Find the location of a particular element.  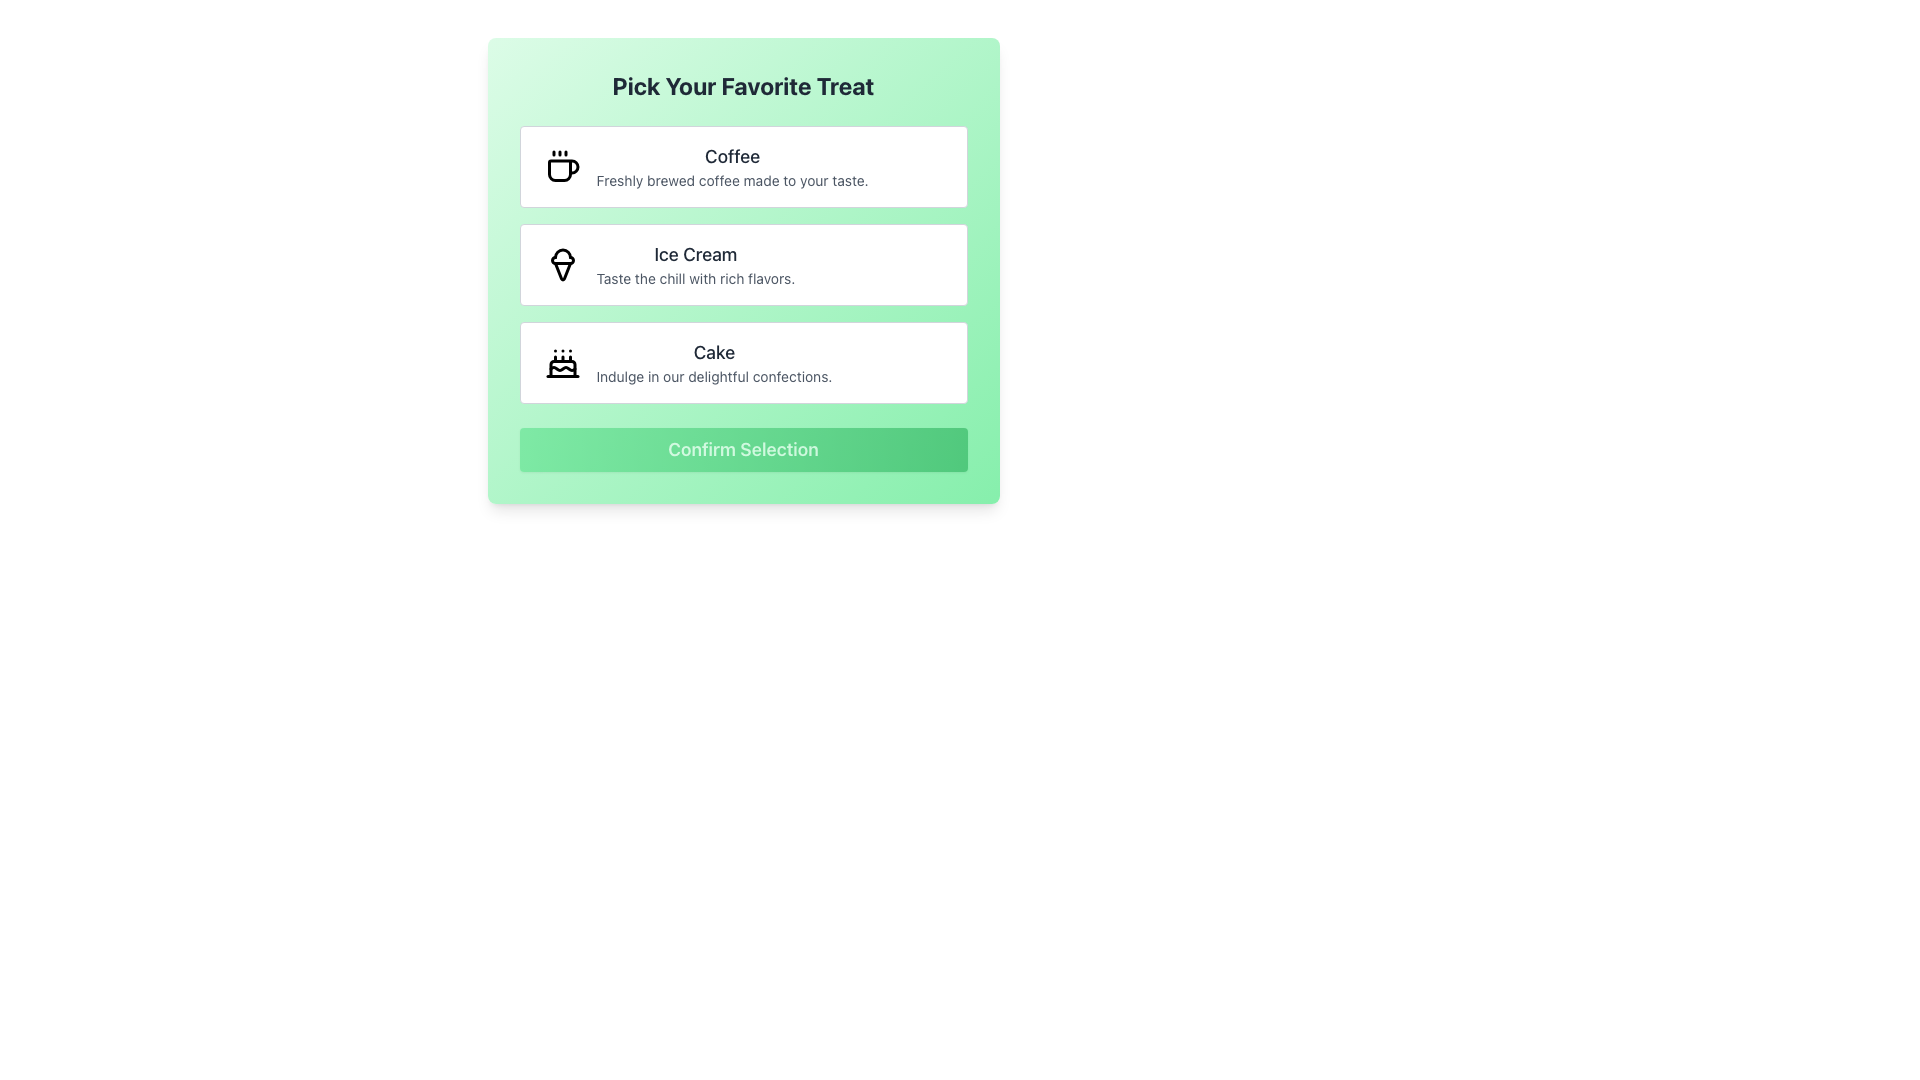

the 'Cake' selection button to choose this option from the list of treats is located at coordinates (742, 362).